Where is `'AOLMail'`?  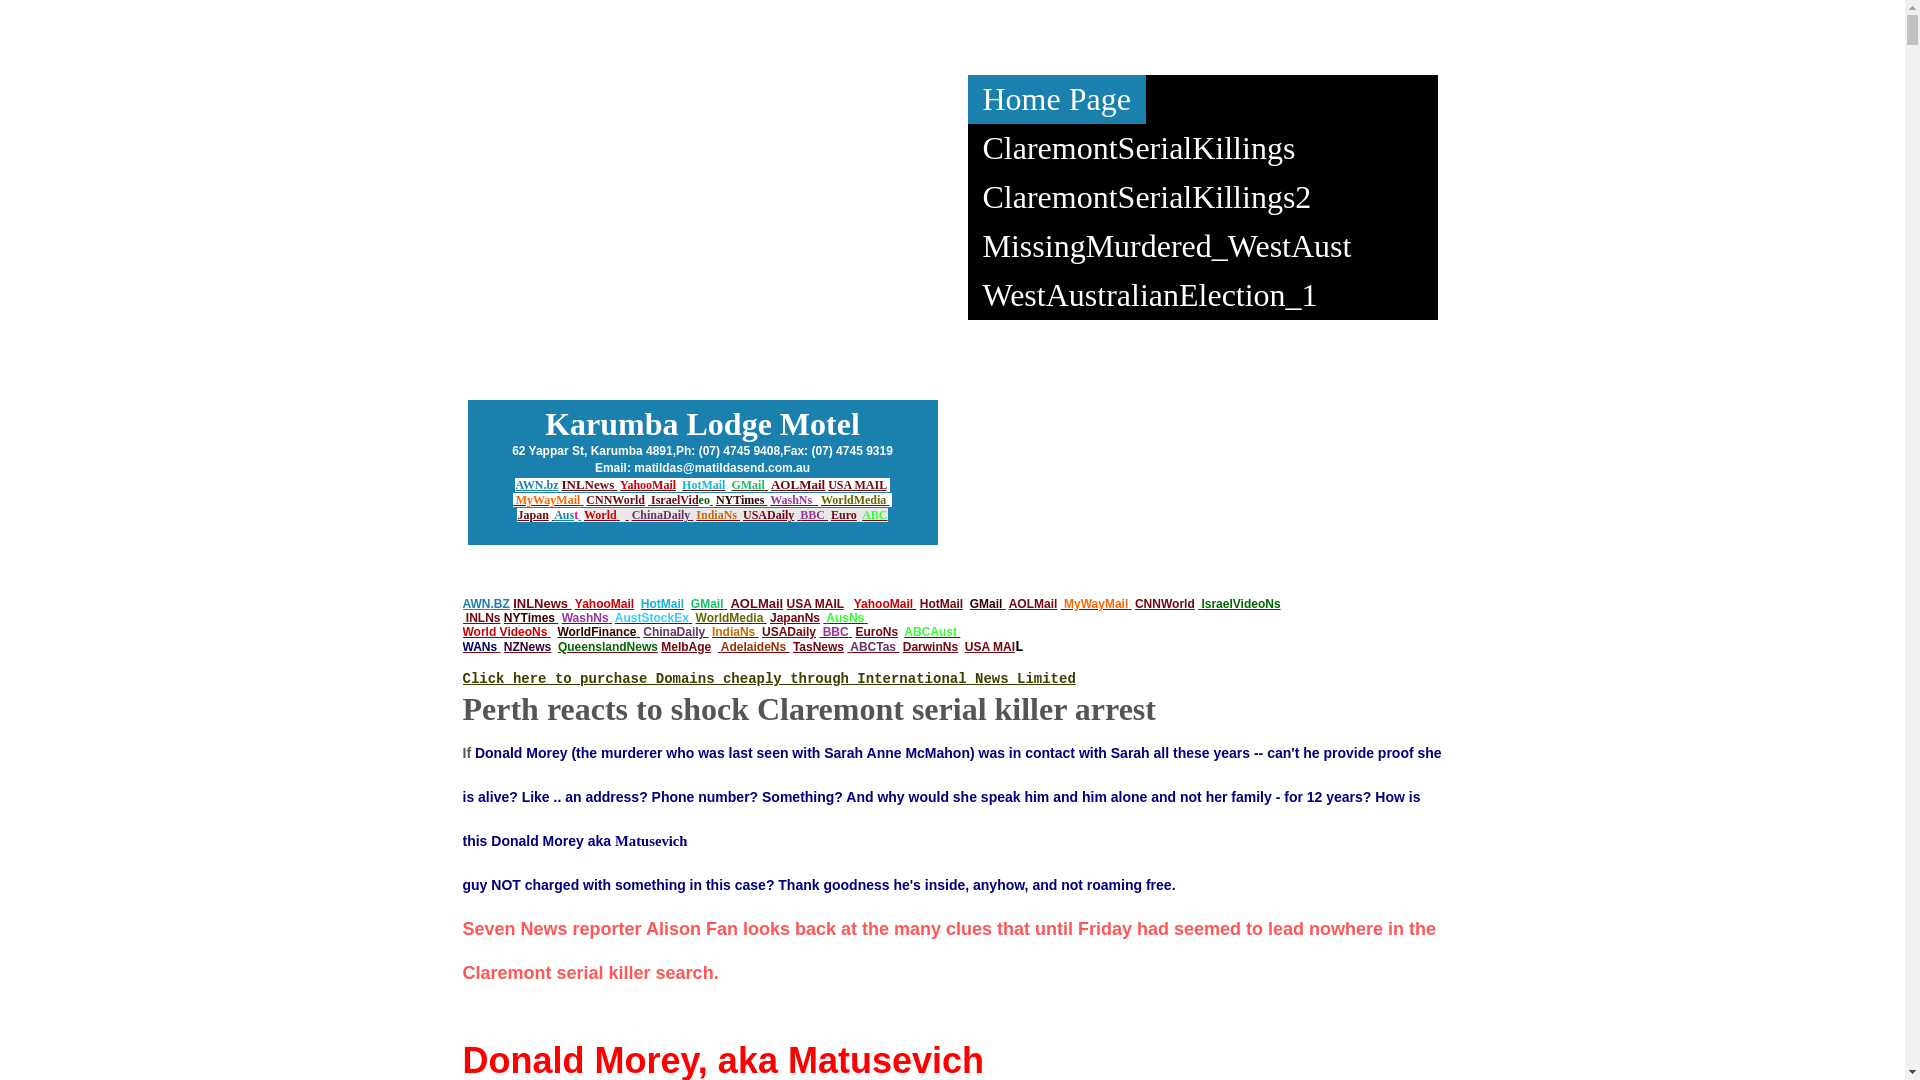
'AOLMail' is located at coordinates (796, 484).